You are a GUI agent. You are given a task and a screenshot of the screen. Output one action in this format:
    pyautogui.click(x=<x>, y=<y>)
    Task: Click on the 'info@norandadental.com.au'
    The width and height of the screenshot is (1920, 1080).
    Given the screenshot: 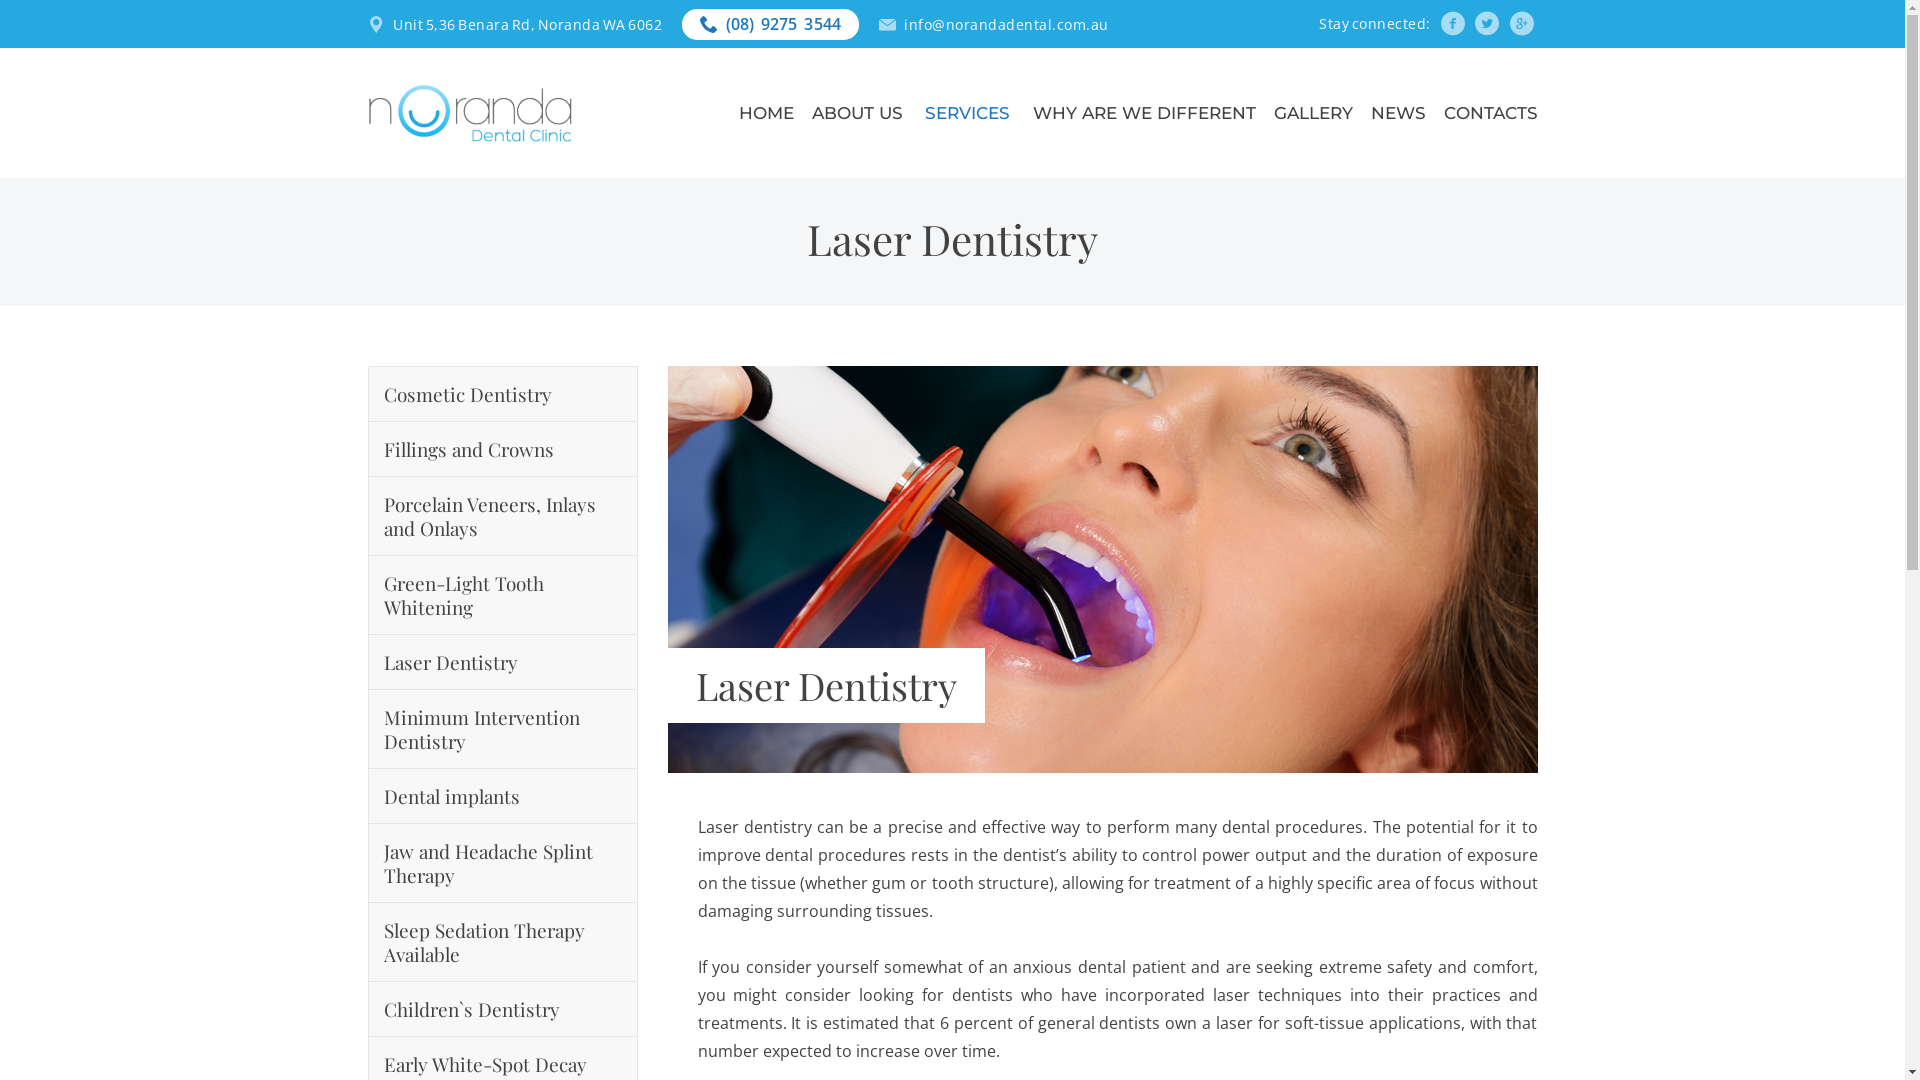 What is the action you would take?
    pyautogui.click(x=1006, y=24)
    